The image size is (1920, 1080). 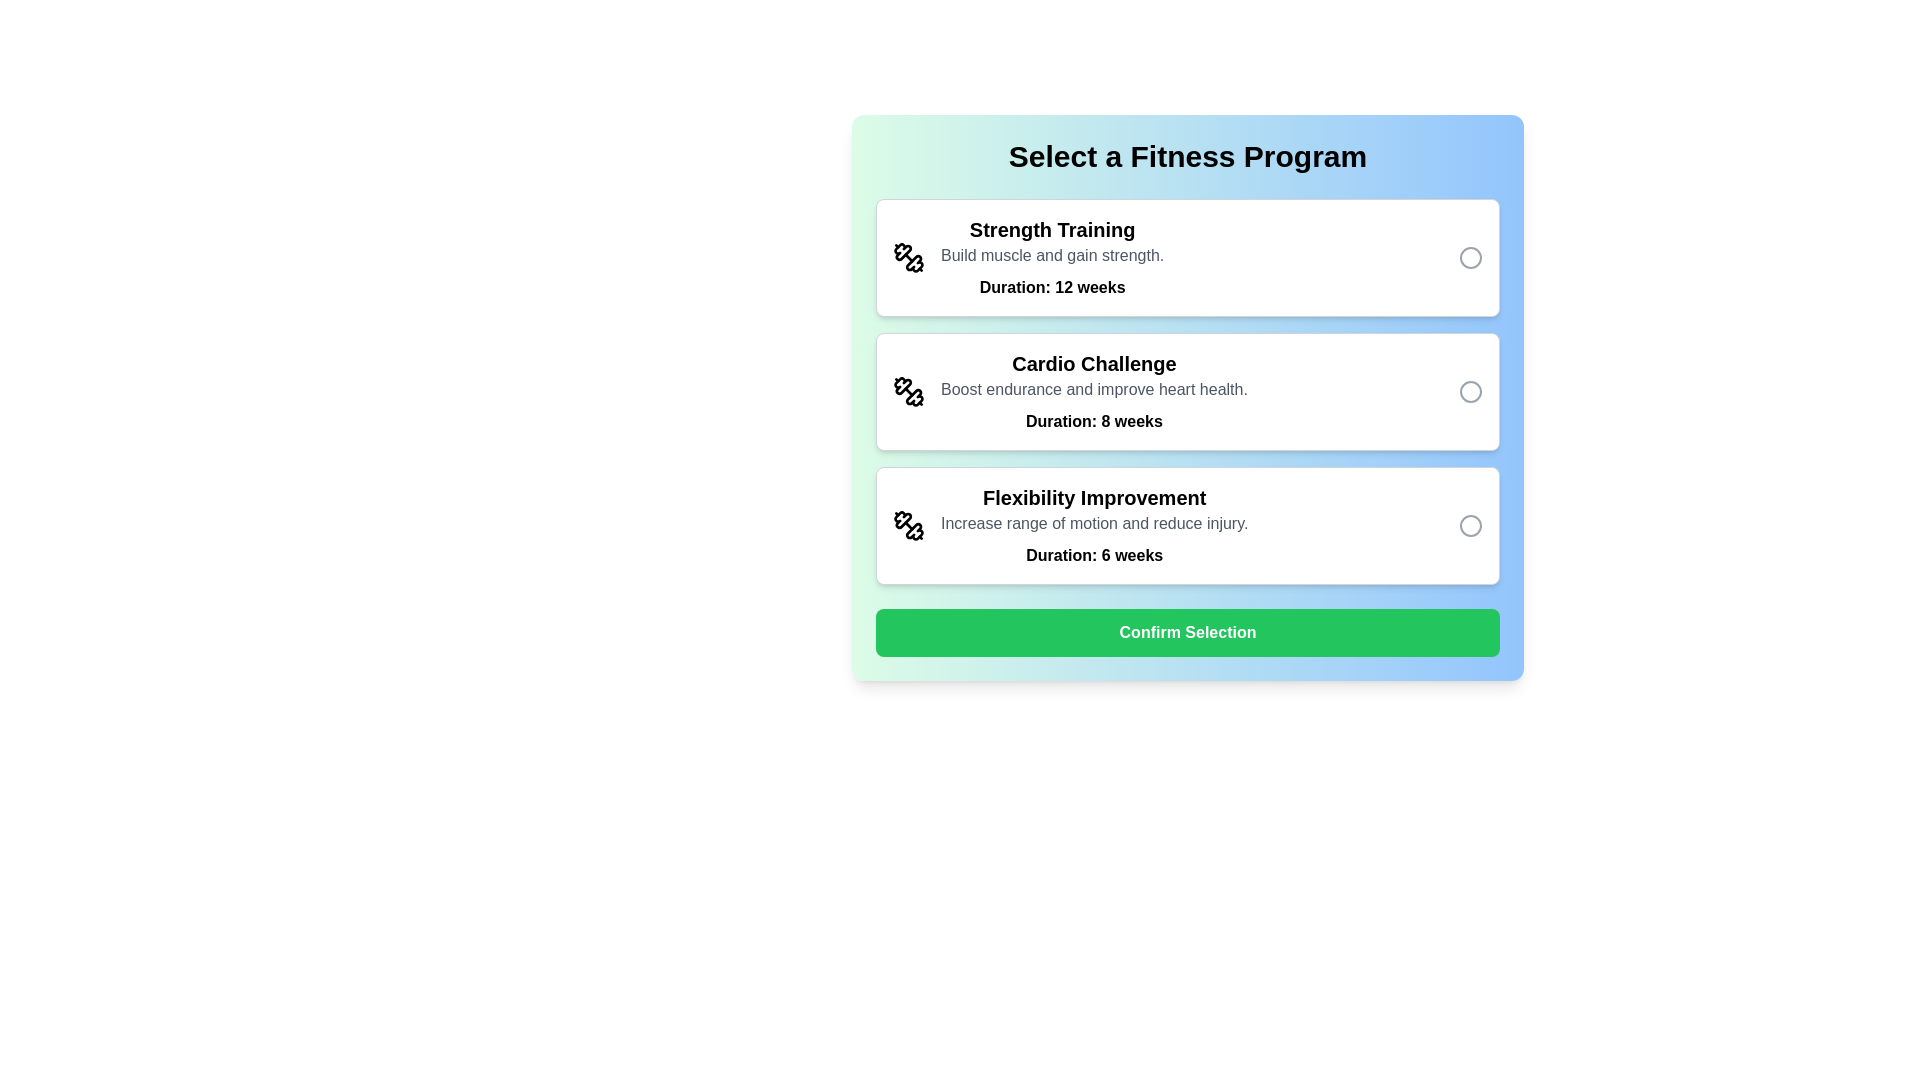 What do you see at coordinates (913, 397) in the screenshot?
I see `the small graphical icon with a black outline located near the text 'Cardio Challenge' in the fitness program selection interface` at bounding box center [913, 397].